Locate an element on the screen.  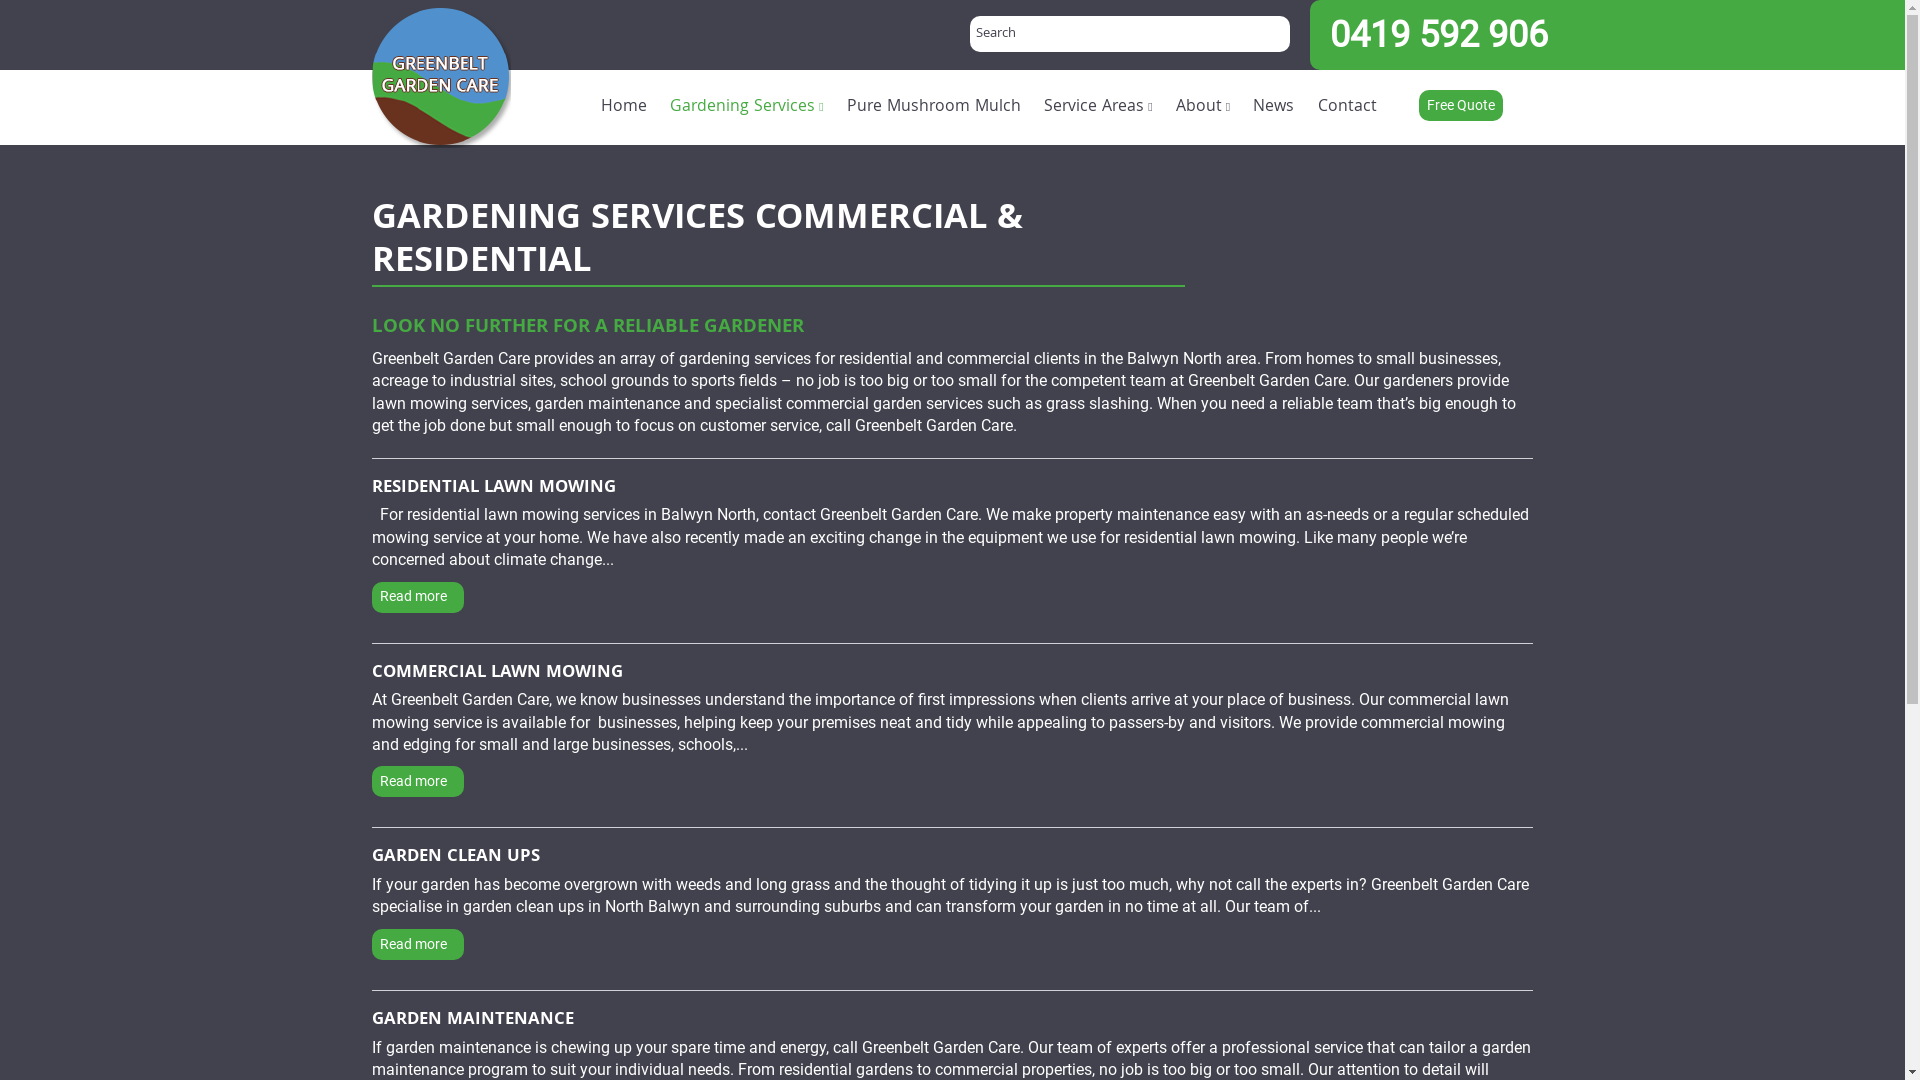
'Contact' is located at coordinates (1347, 107).